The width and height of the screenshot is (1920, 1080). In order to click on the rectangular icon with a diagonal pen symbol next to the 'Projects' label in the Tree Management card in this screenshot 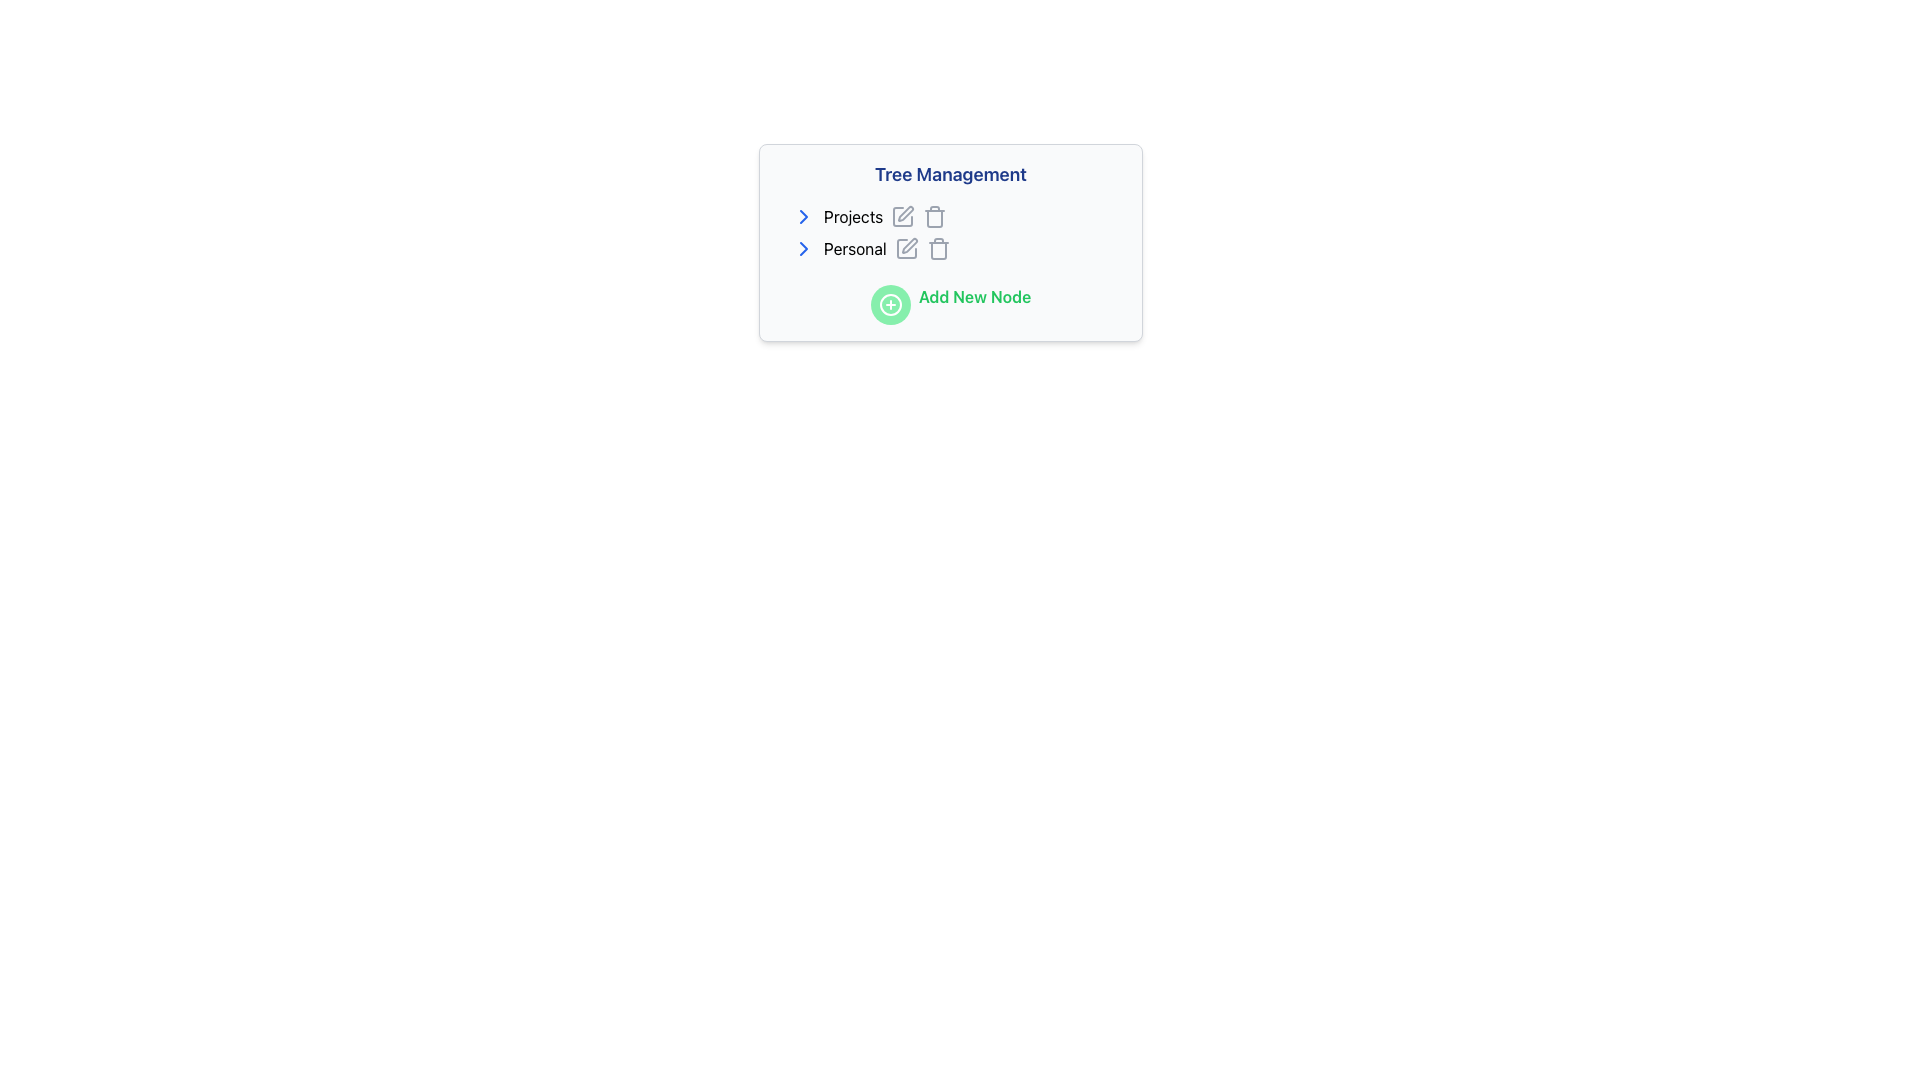, I will do `click(902, 216)`.